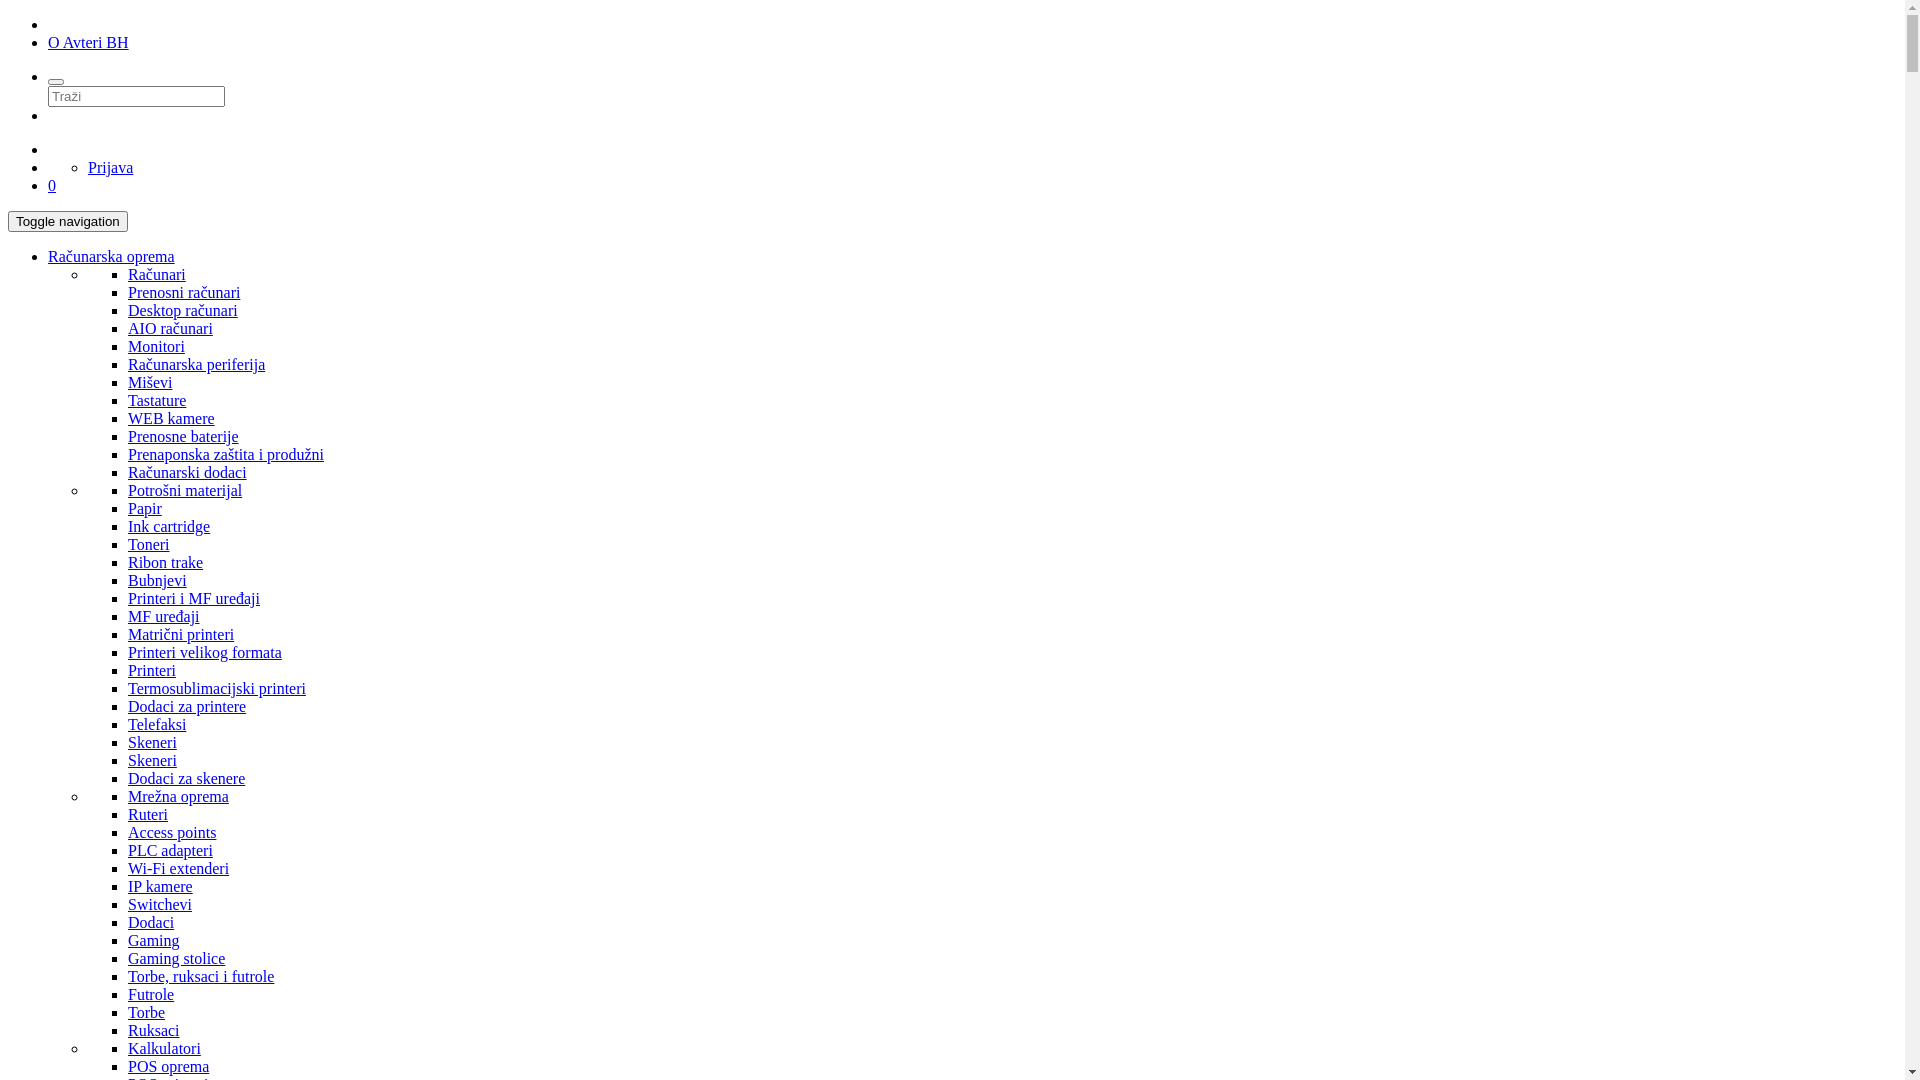 Image resolution: width=1920 pixels, height=1080 pixels. What do you see at coordinates (86, 166) in the screenshot?
I see `'Prijava'` at bounding box center [86, 166].